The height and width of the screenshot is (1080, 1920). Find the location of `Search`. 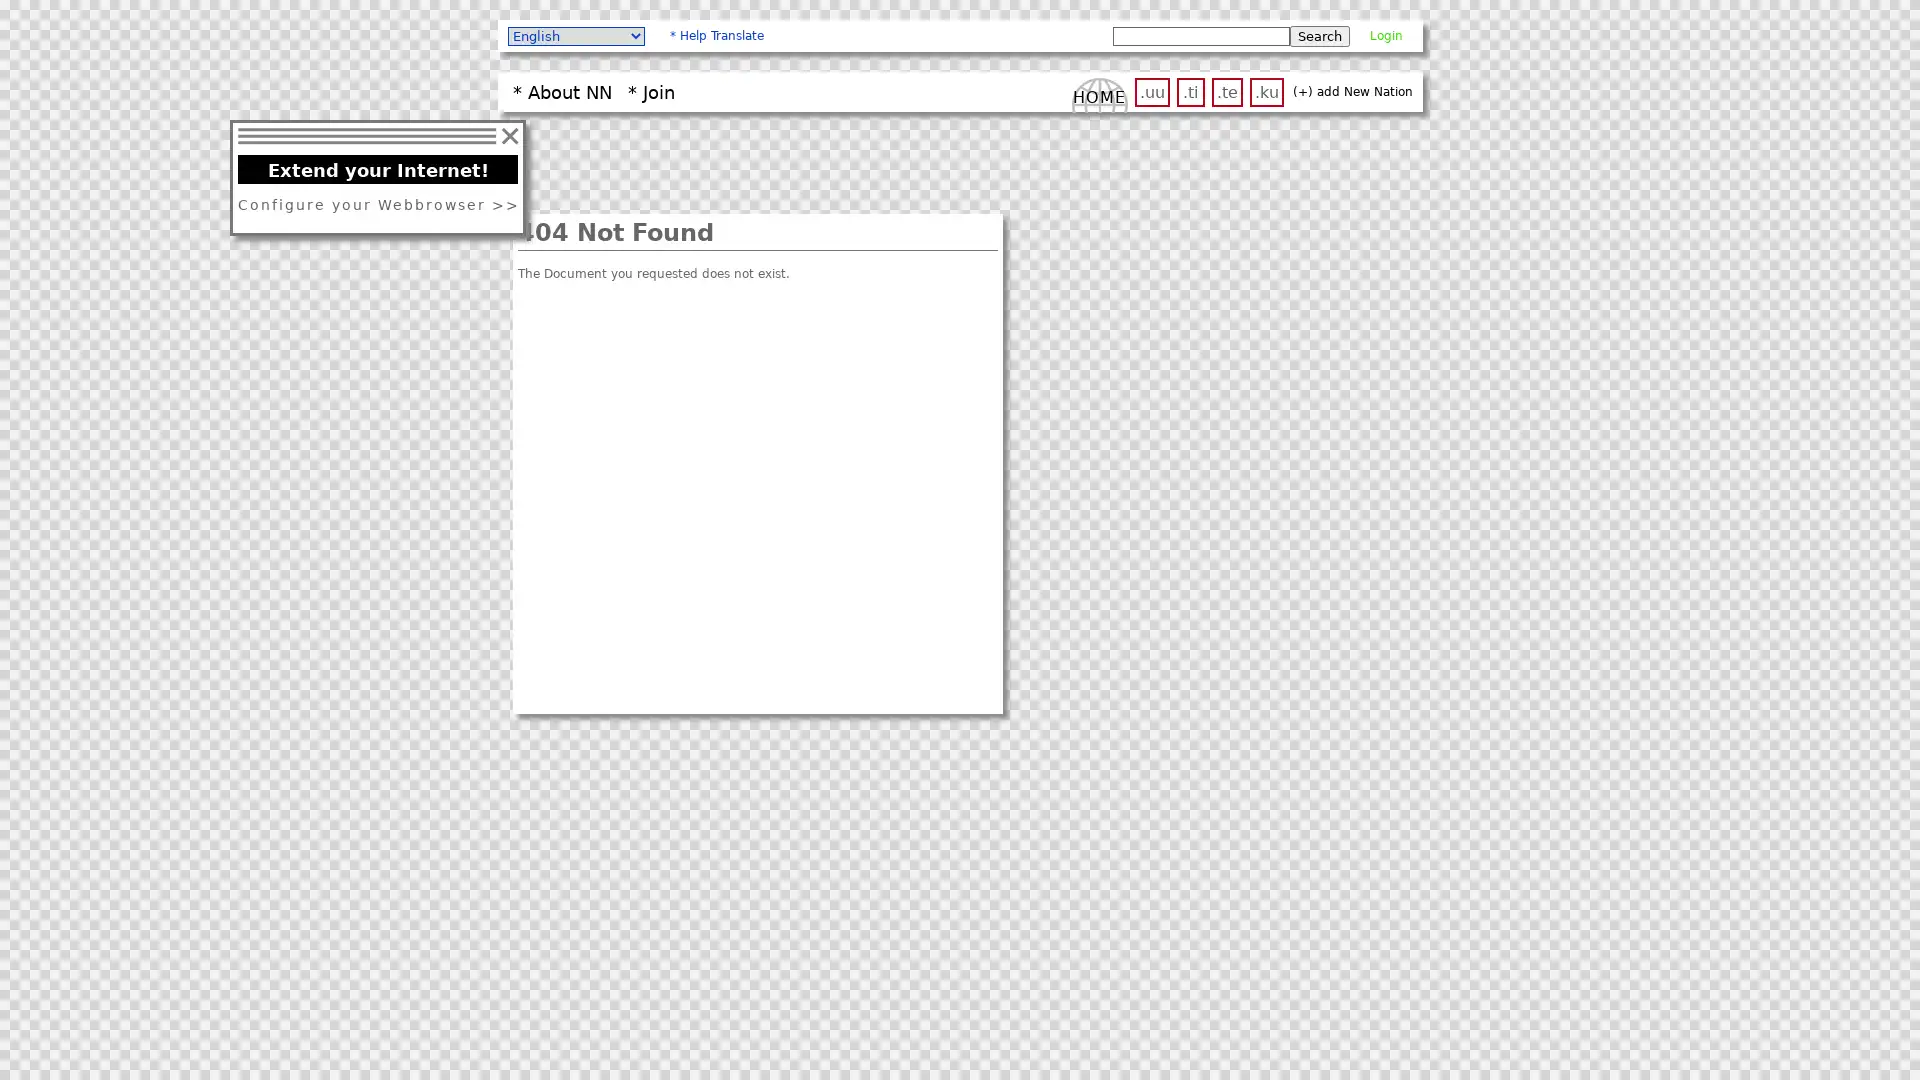

Search is located at coordinates (1319, 35).